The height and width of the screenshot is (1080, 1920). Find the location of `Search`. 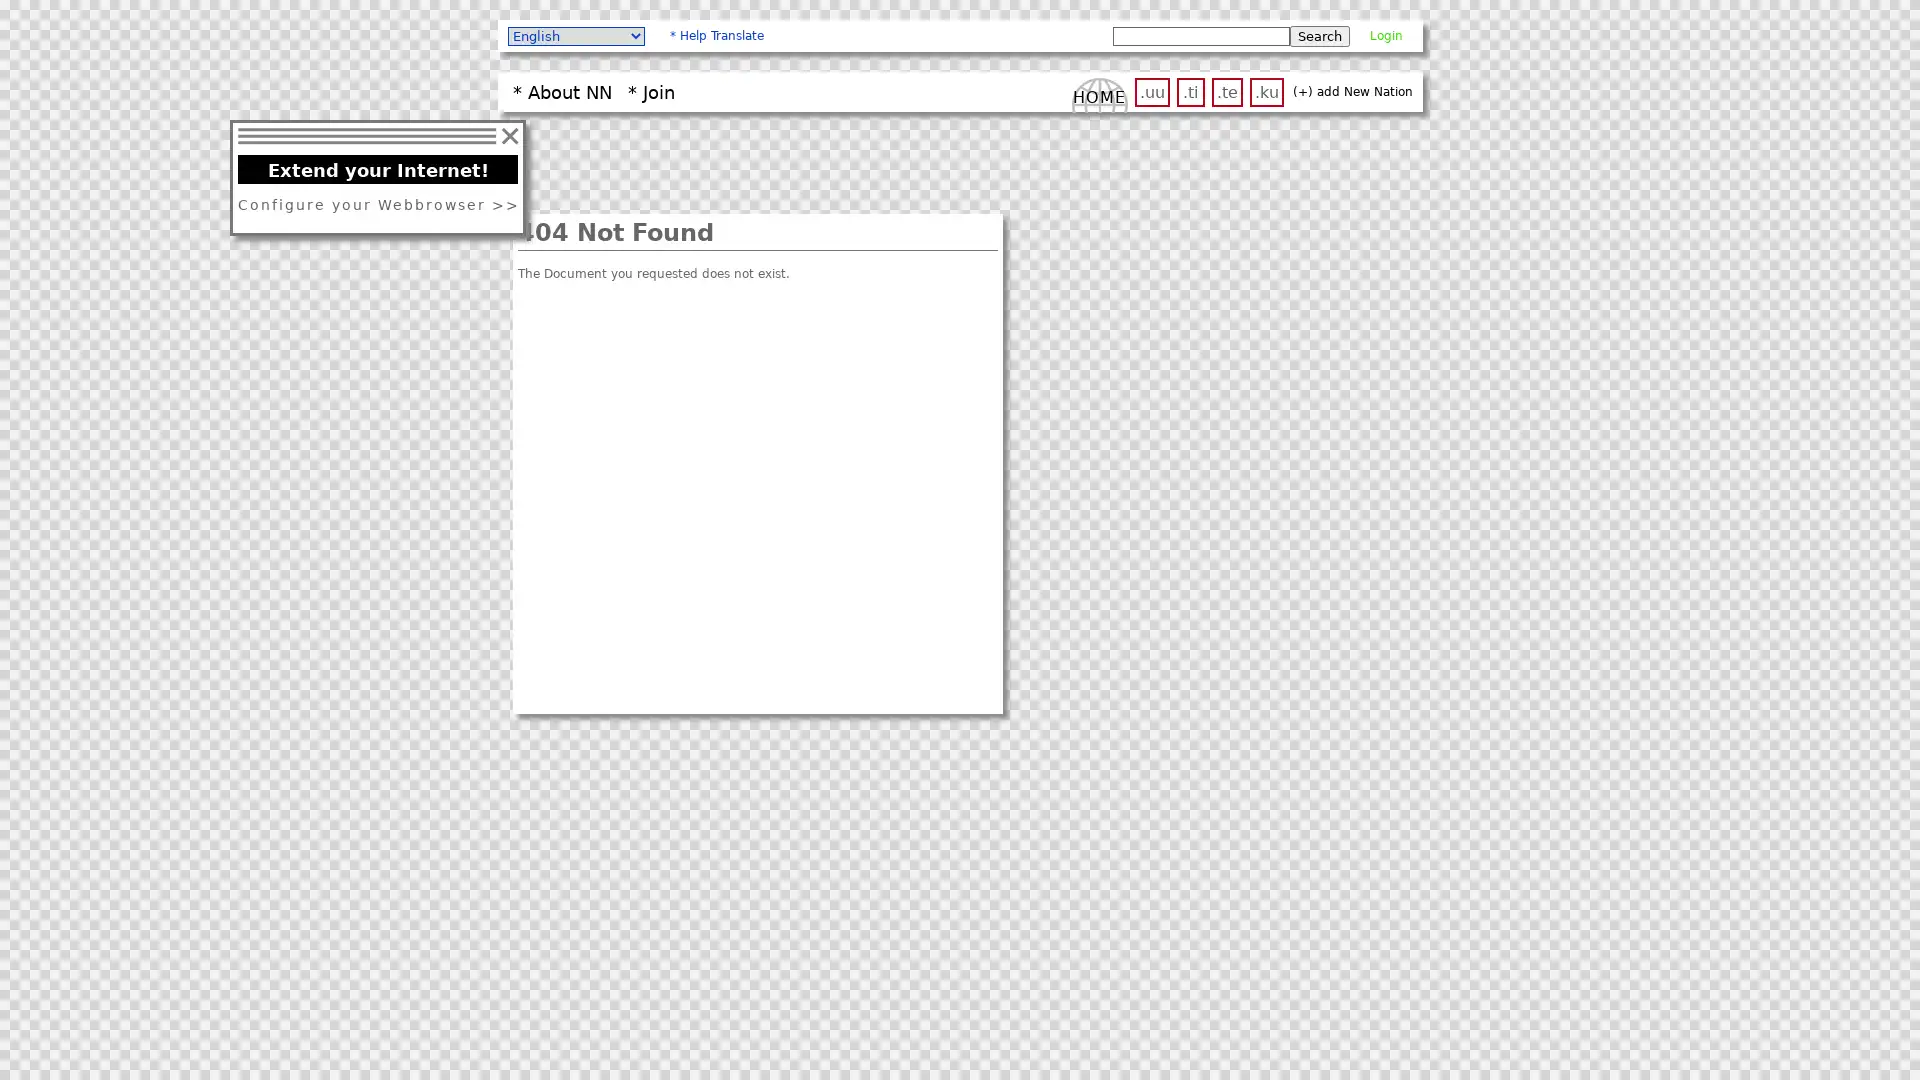

Search is located at coordinates (1319, 35).